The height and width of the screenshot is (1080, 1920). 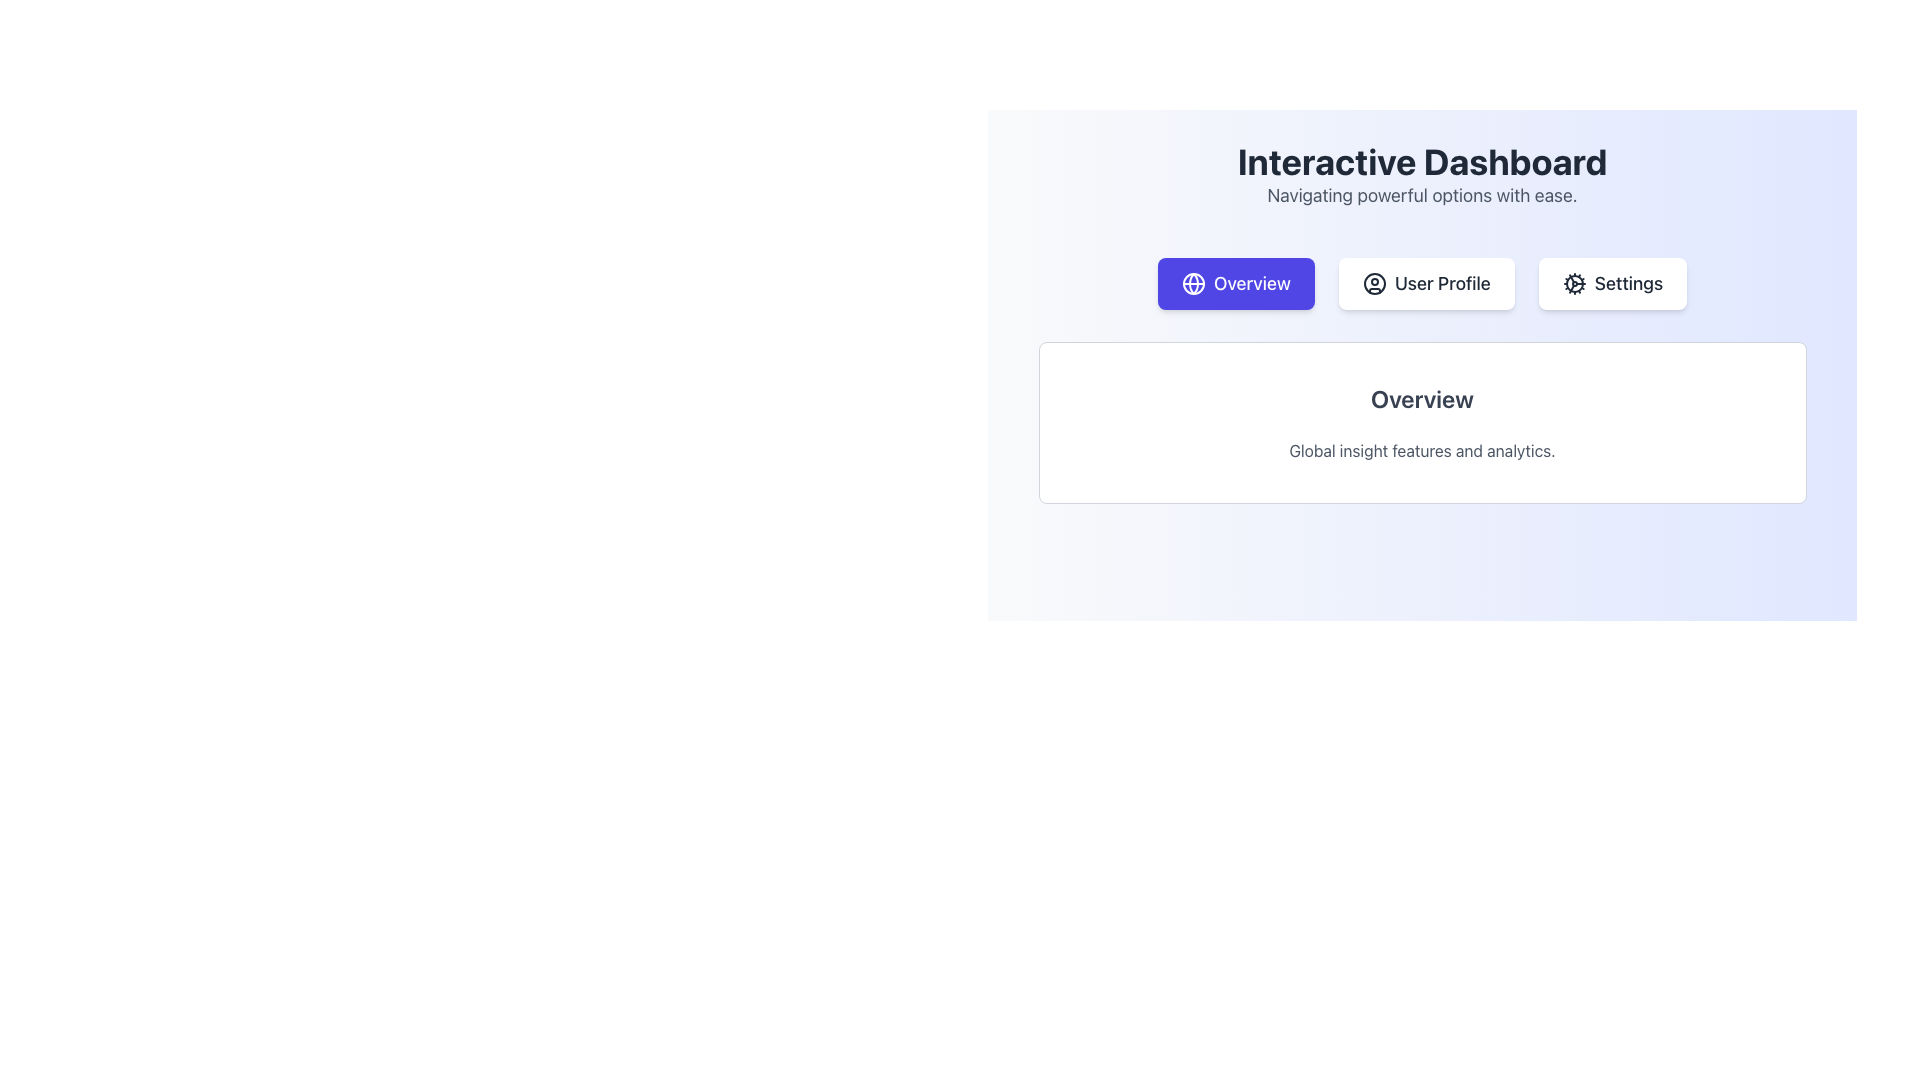 I want to click on the 'Settings' button which features a cog icon, so click(x=1573, y=284).